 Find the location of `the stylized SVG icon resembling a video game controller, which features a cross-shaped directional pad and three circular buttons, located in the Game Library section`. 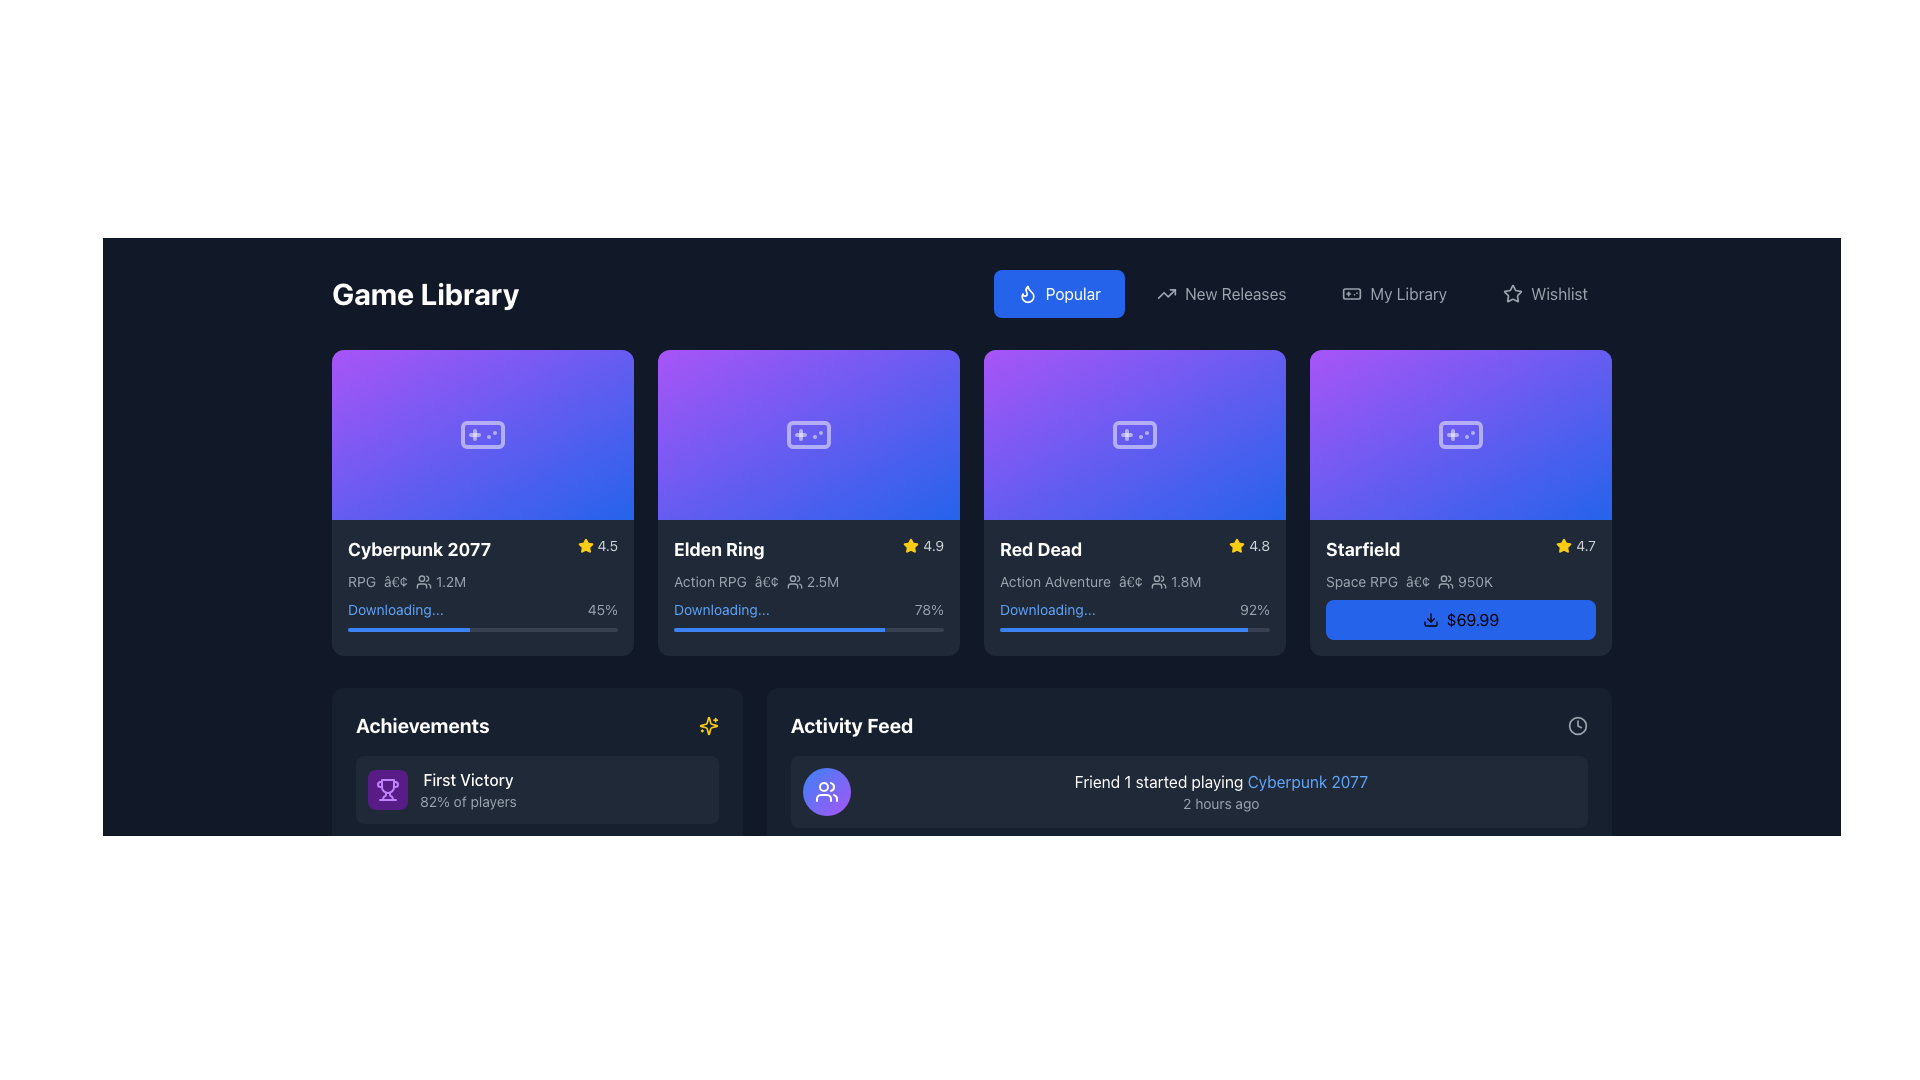

the stylized SVG icon resembling a video game controller, which features a cross-shaped directional pad and three circular buttons, located in the Game Library section is located at coordinates (1460, 433).